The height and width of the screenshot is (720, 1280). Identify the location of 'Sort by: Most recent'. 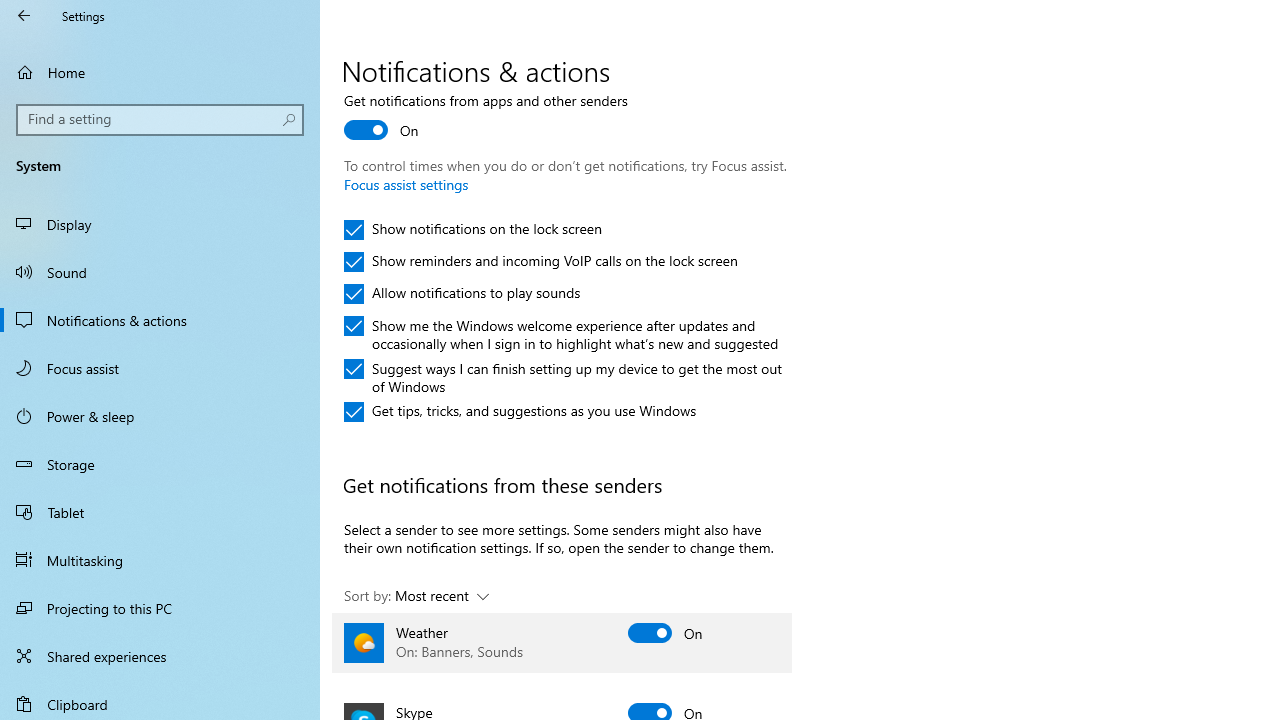
(415, 595).